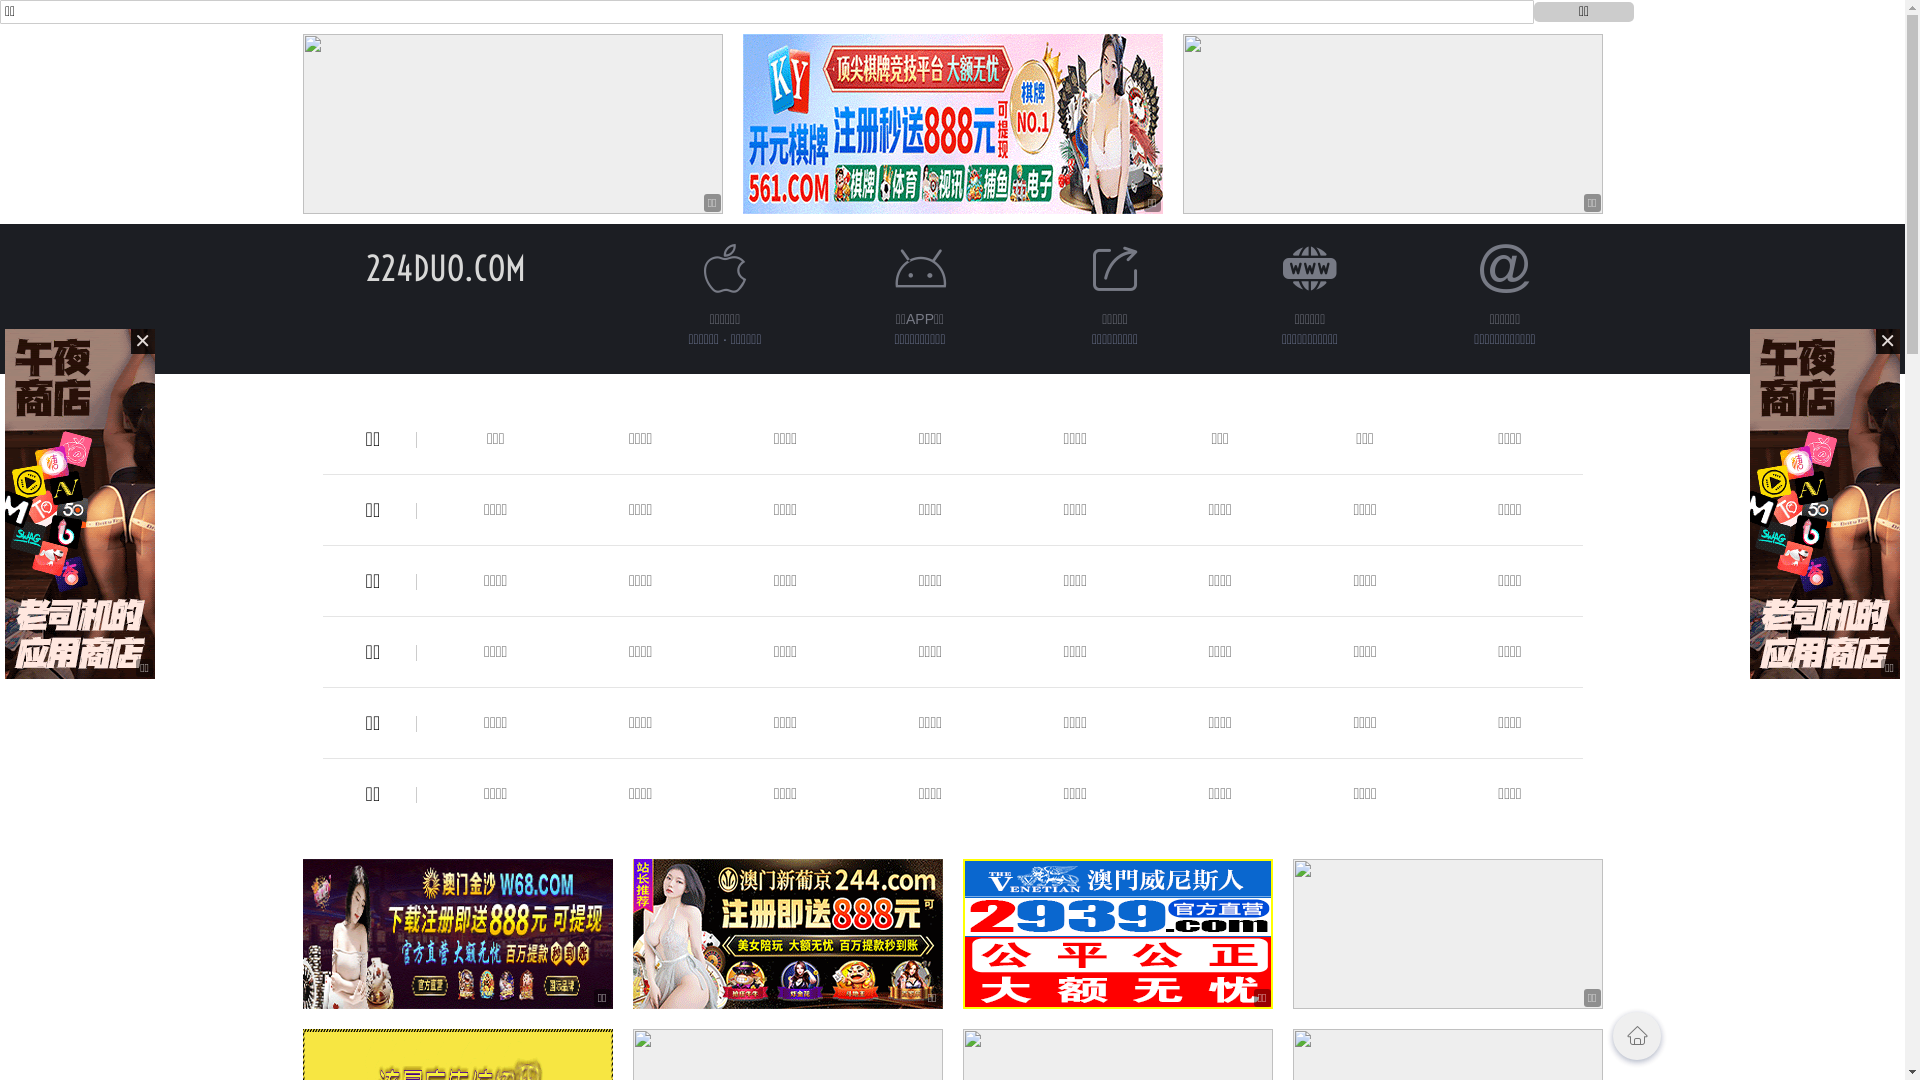  I want to click on '224DUO.COM', so click(445, 267).